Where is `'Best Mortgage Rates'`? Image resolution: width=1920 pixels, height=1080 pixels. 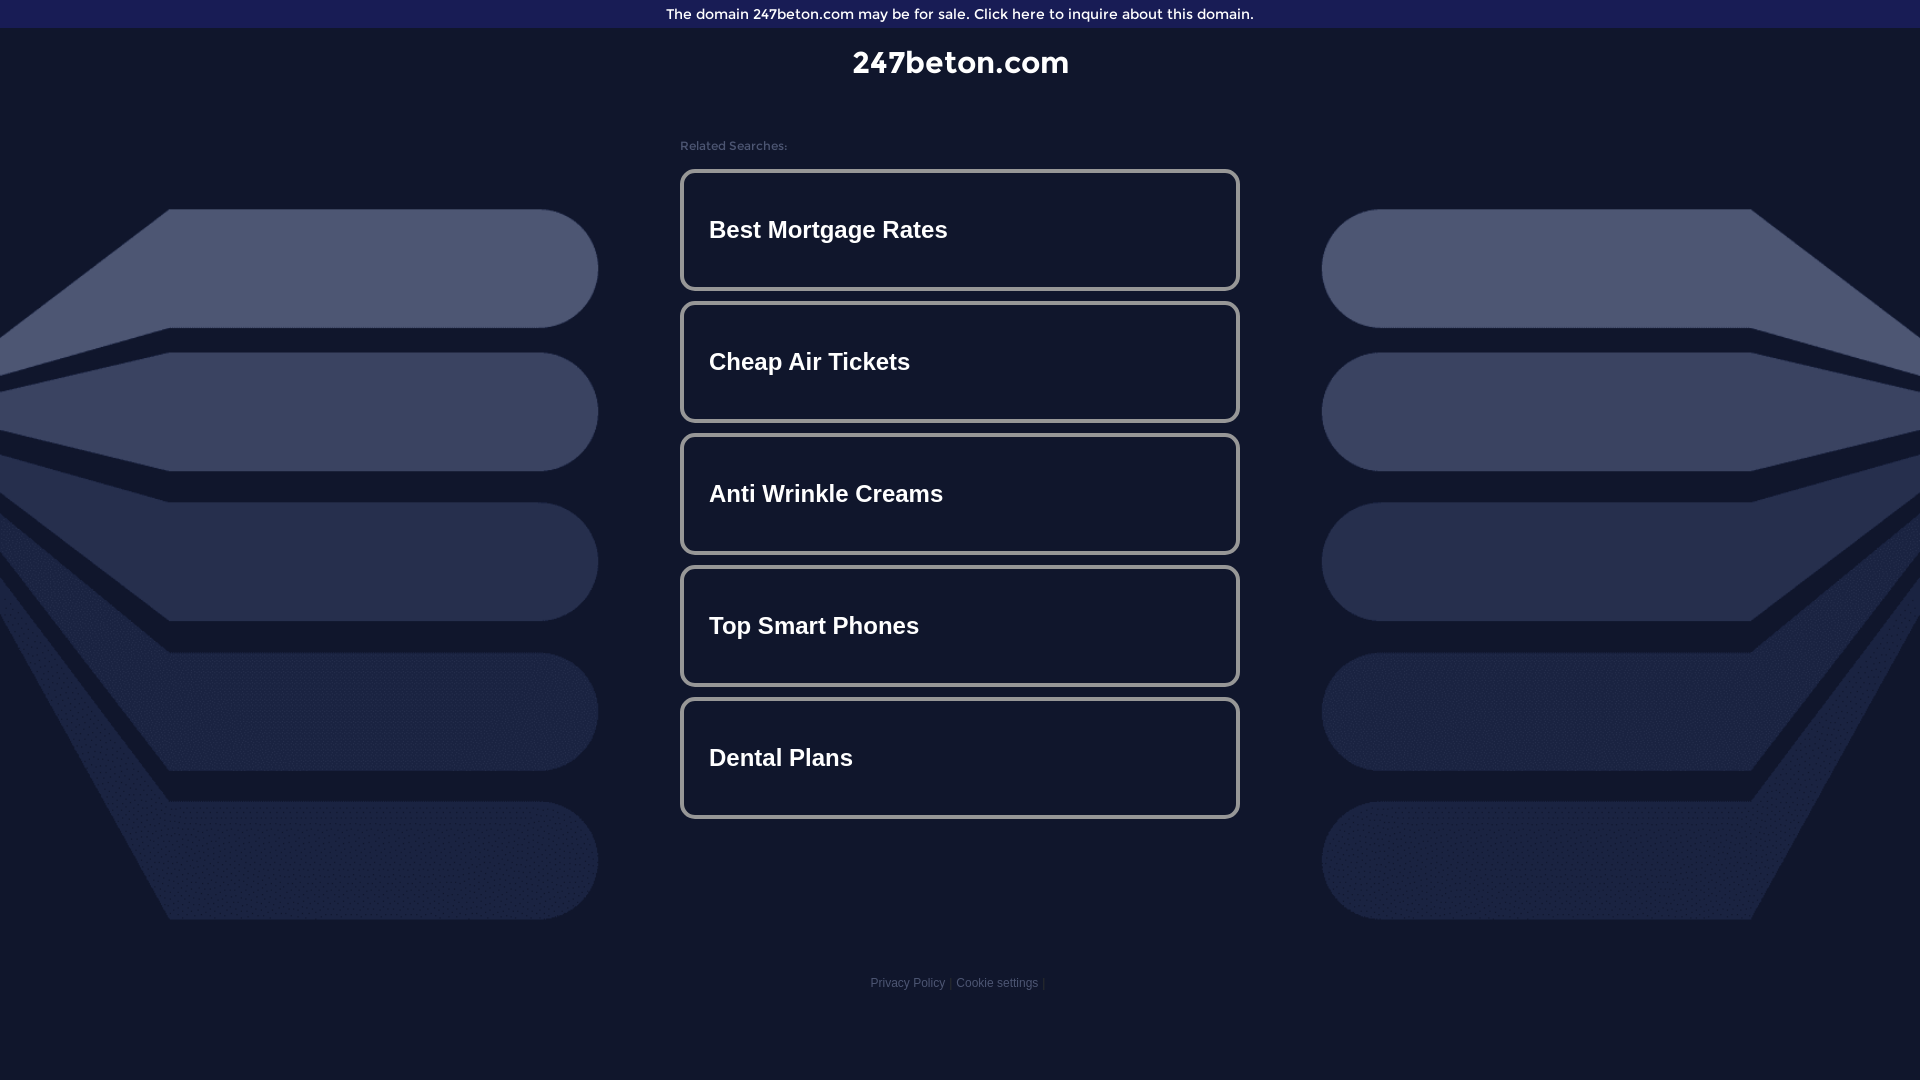 'Best Mortgage Rates' is located at coordinates (960, 229).